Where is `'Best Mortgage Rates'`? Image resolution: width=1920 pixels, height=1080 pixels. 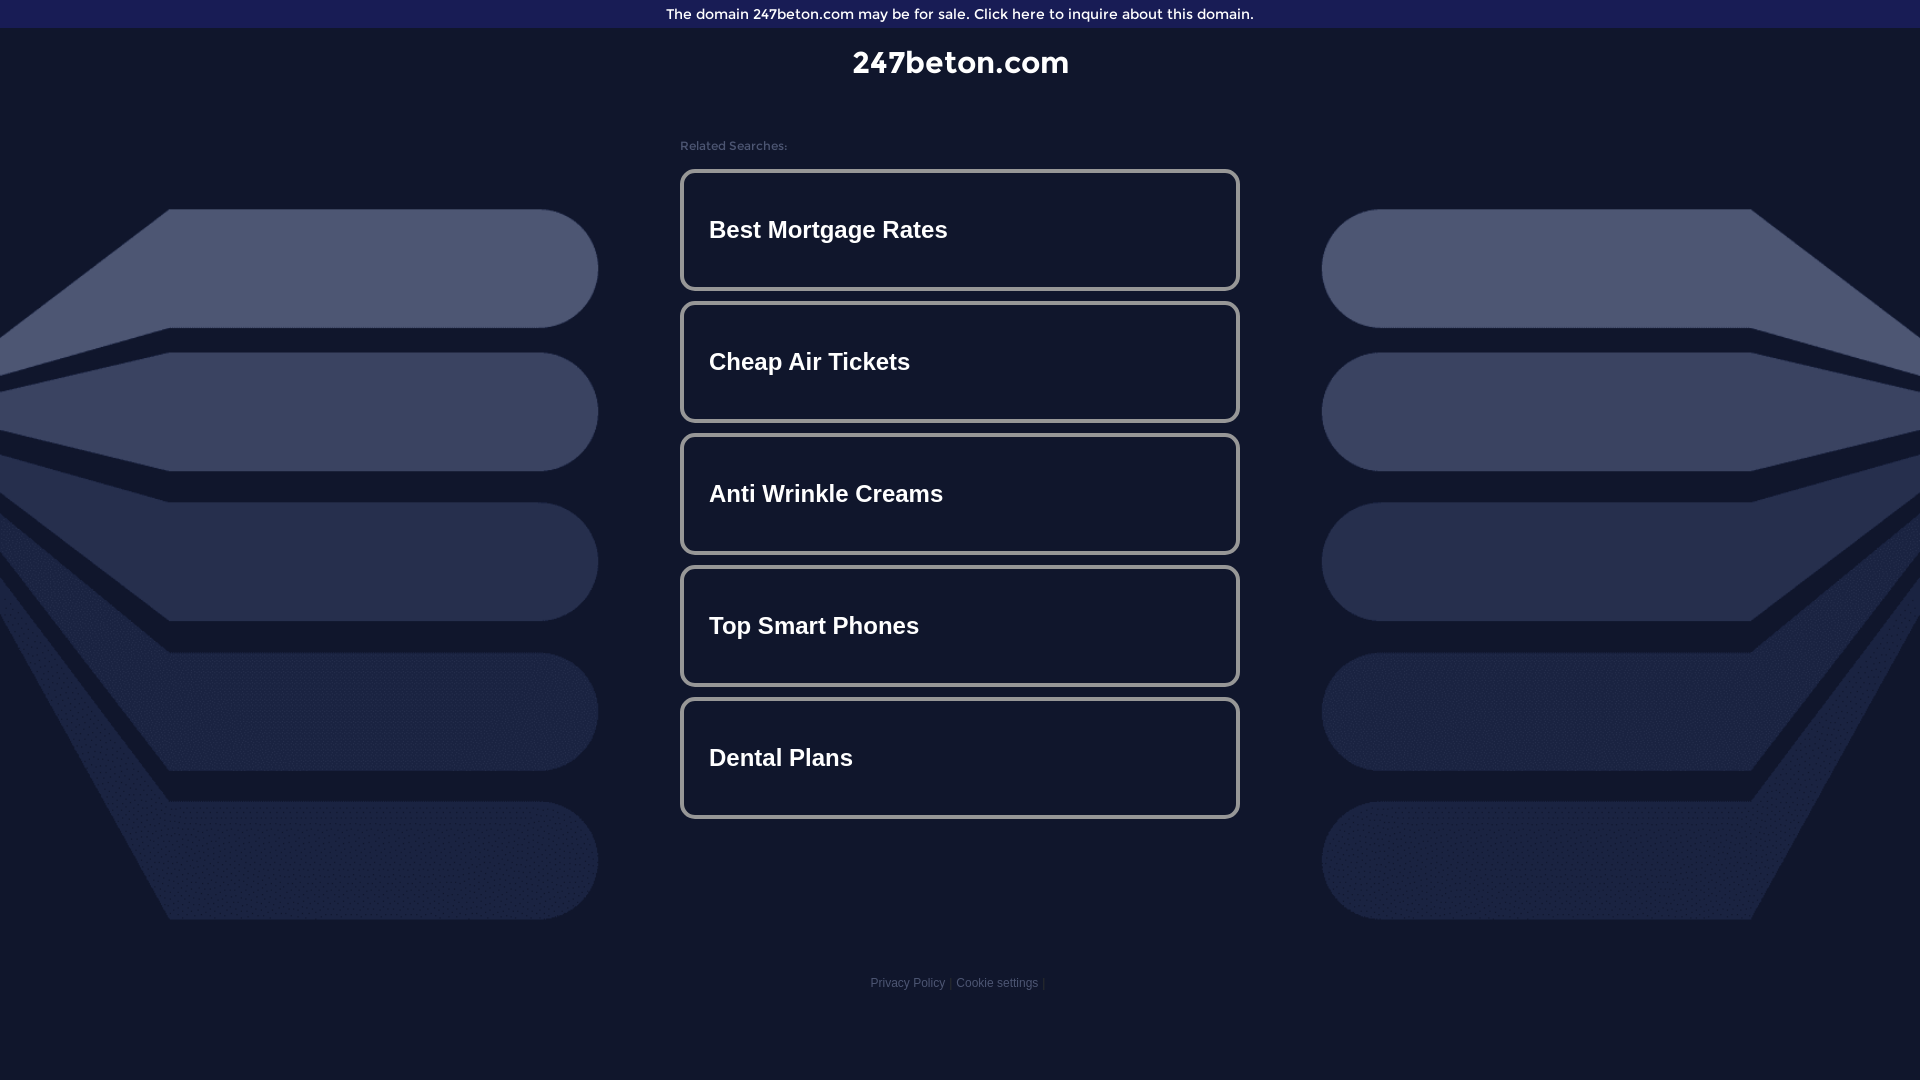 'Best Mortgage Rates' is located at coordinates (960, 229).